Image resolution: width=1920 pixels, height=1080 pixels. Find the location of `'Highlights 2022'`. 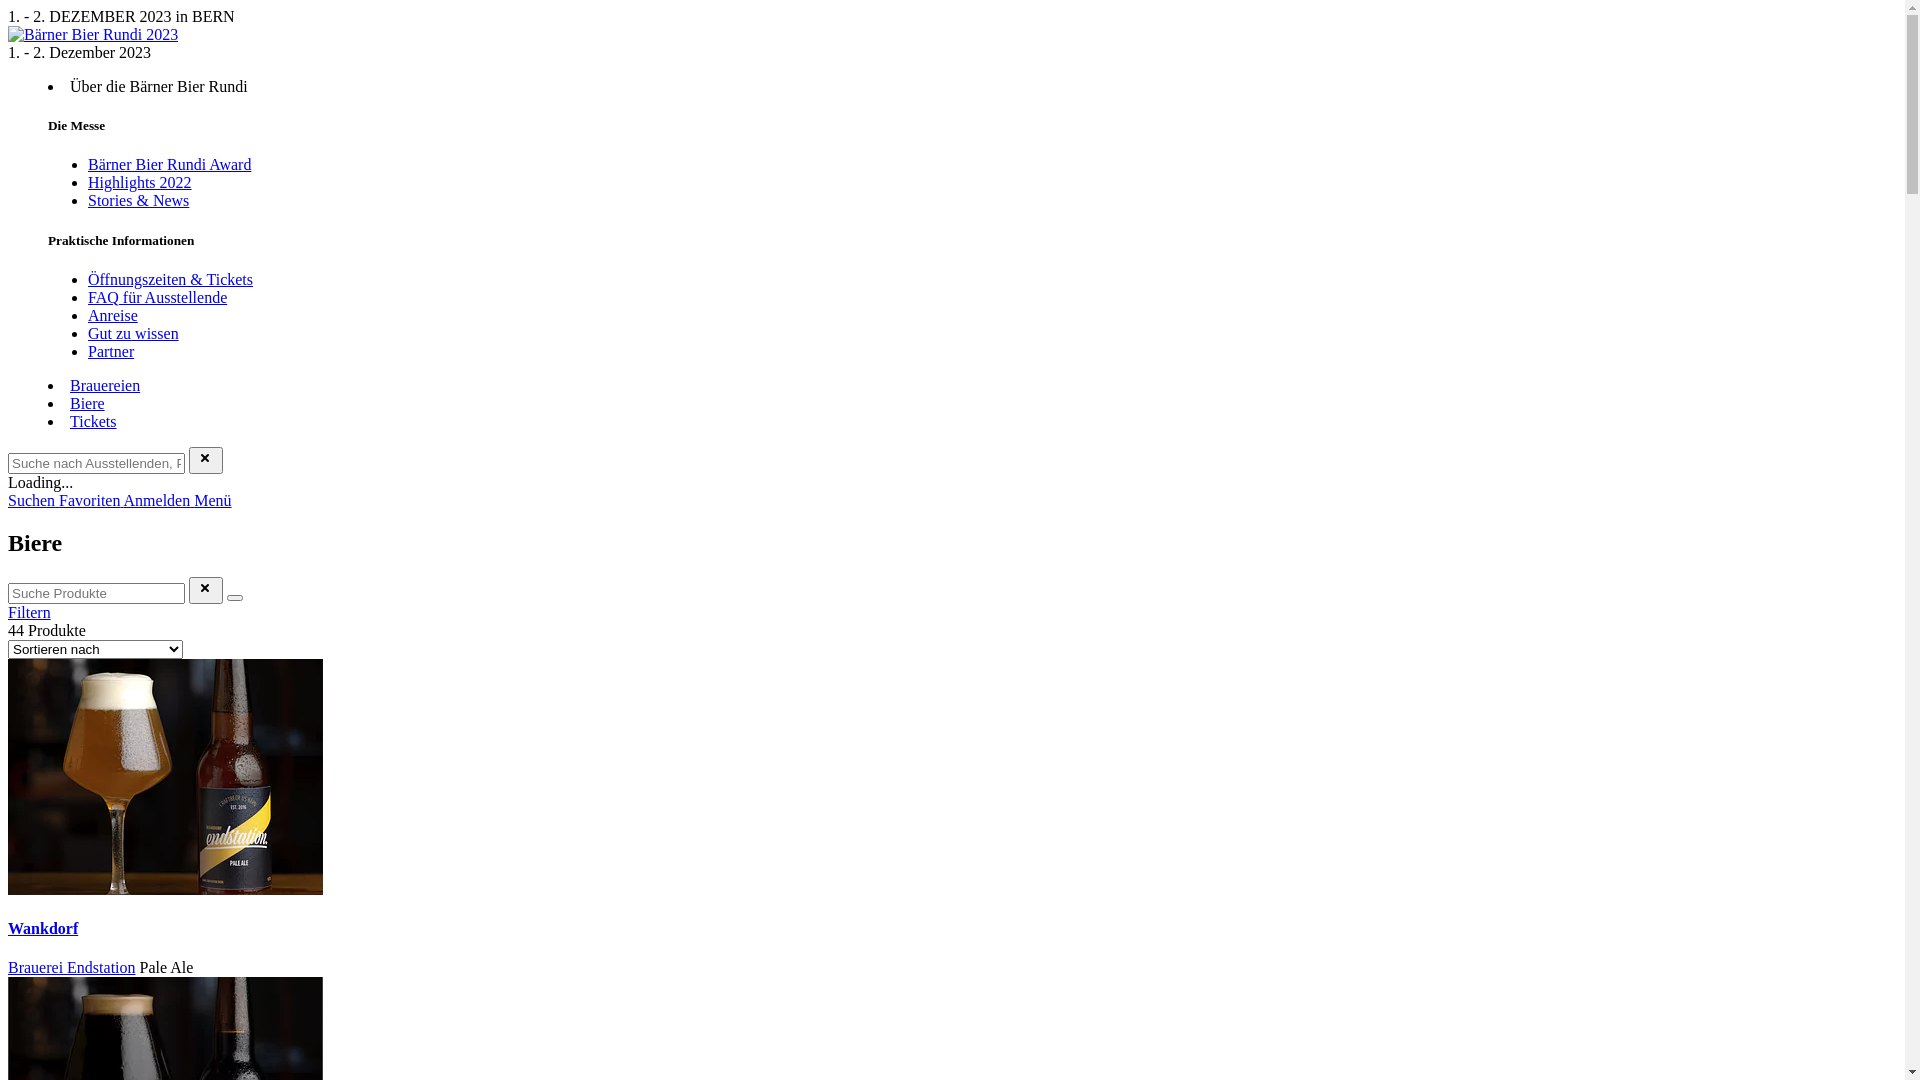

'Highlights 2022' is located at coordinates (138, 182).